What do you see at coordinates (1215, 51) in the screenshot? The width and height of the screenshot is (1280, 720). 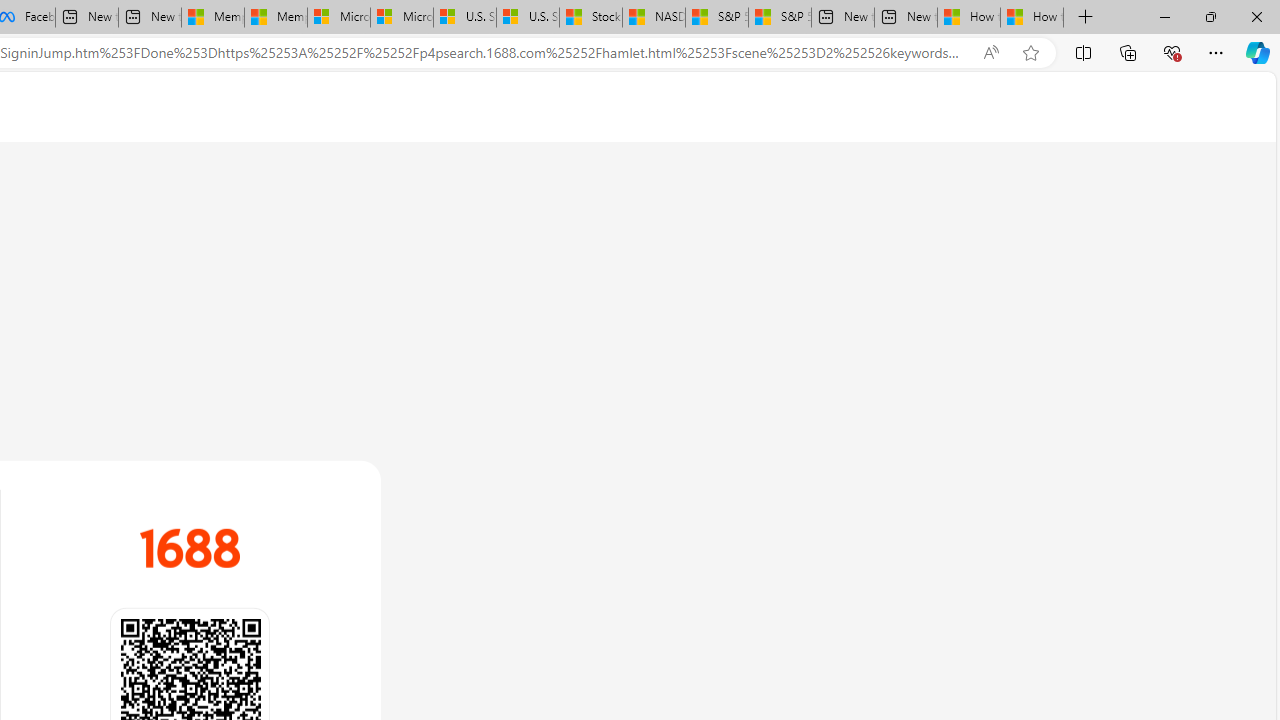 I see `'Settings and more (Alt+F)'` at bounding box center [1215, 51].